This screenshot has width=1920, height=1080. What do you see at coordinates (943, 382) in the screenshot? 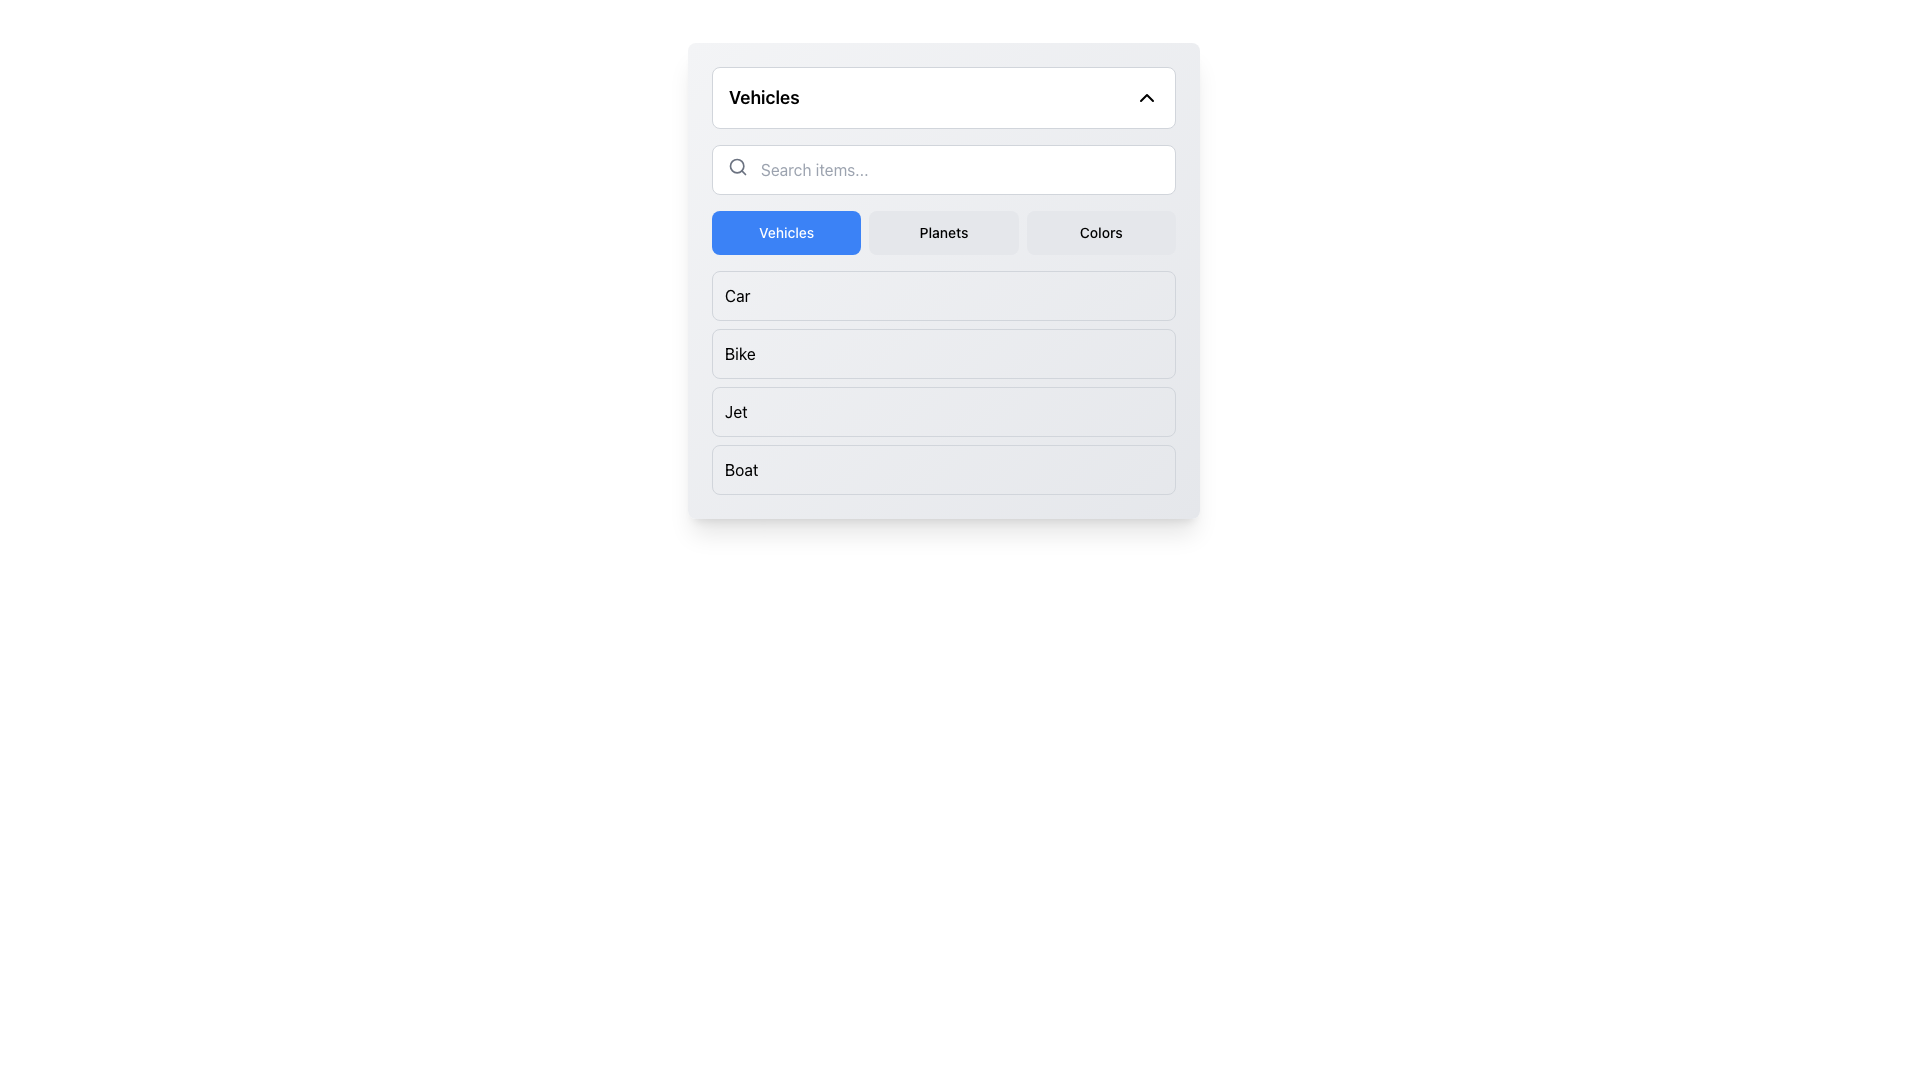
I see `the vehicle selection list located below the 'Vehicles' button` at bounding box center [943, 382].